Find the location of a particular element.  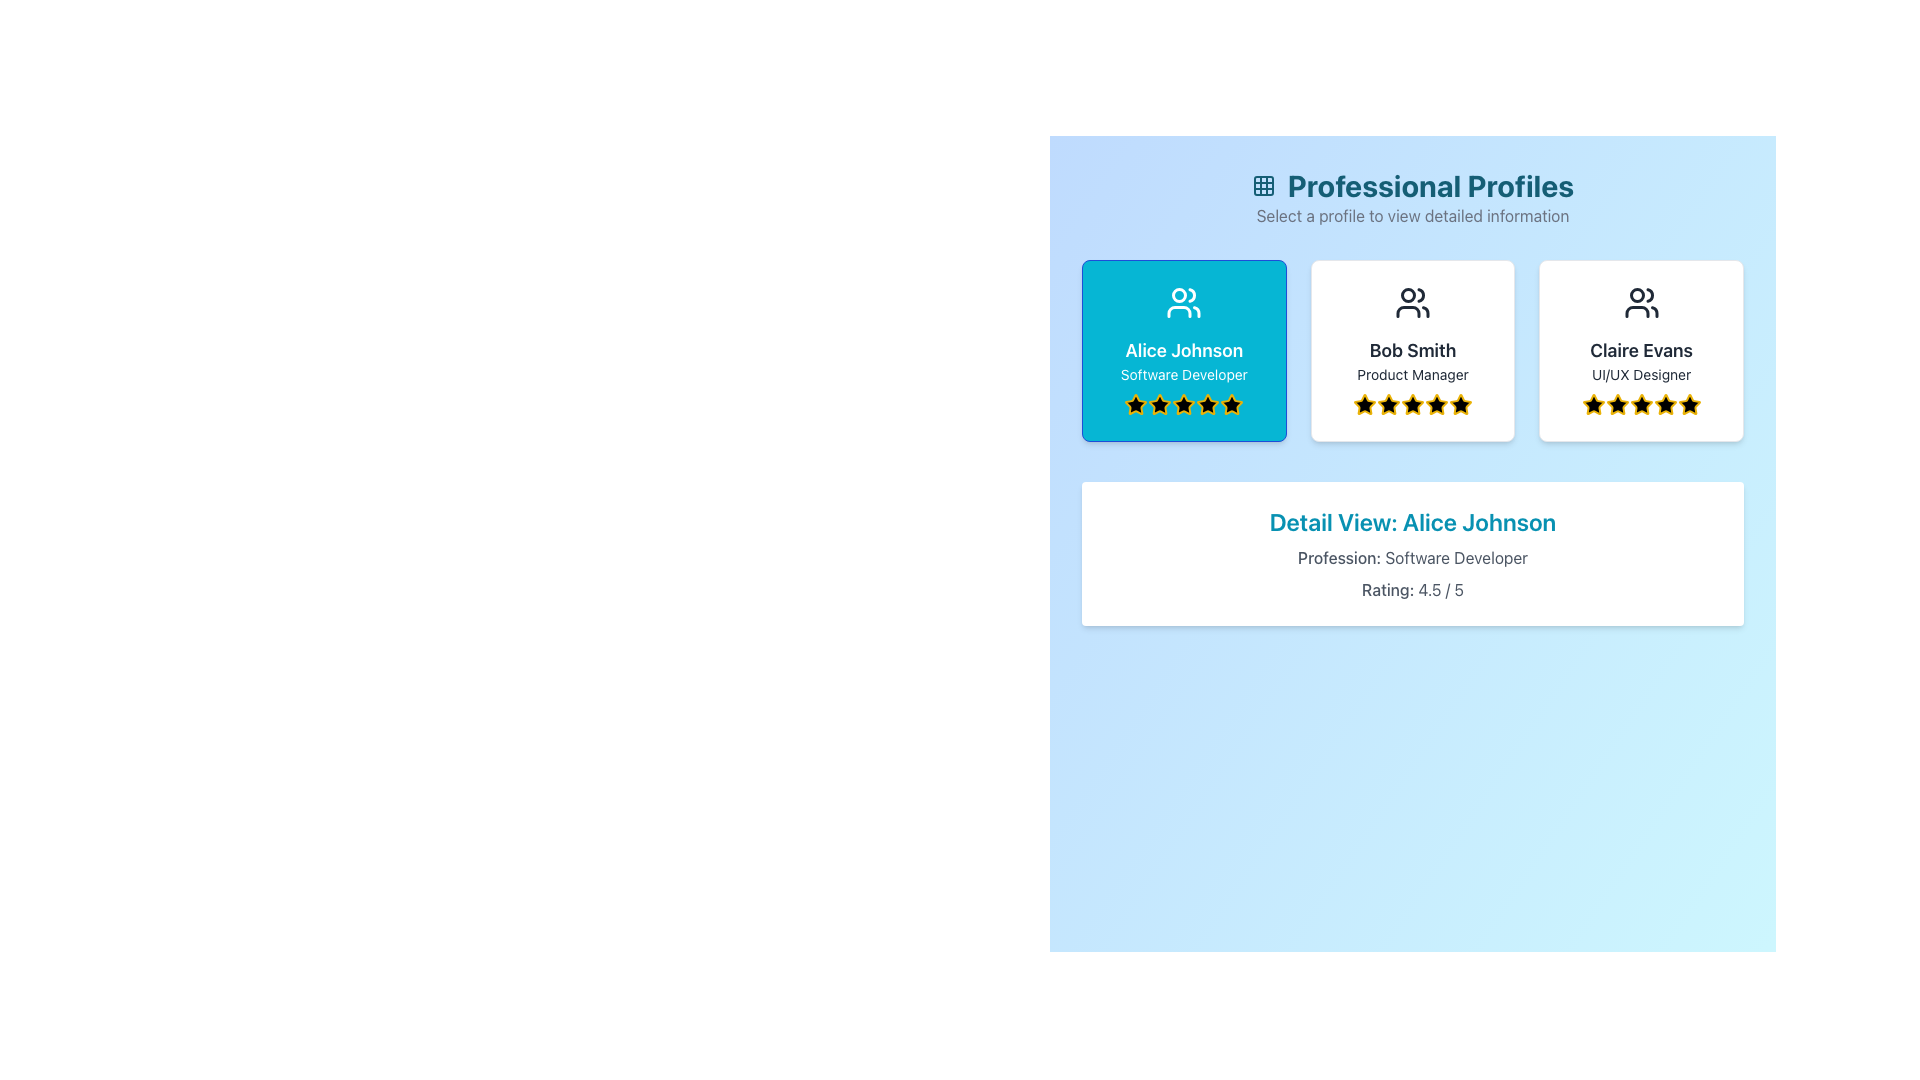

the third star icon in the 5-star rating system for the 'Bob Smith' profile located under his card is located at coordinates (1387, 405).